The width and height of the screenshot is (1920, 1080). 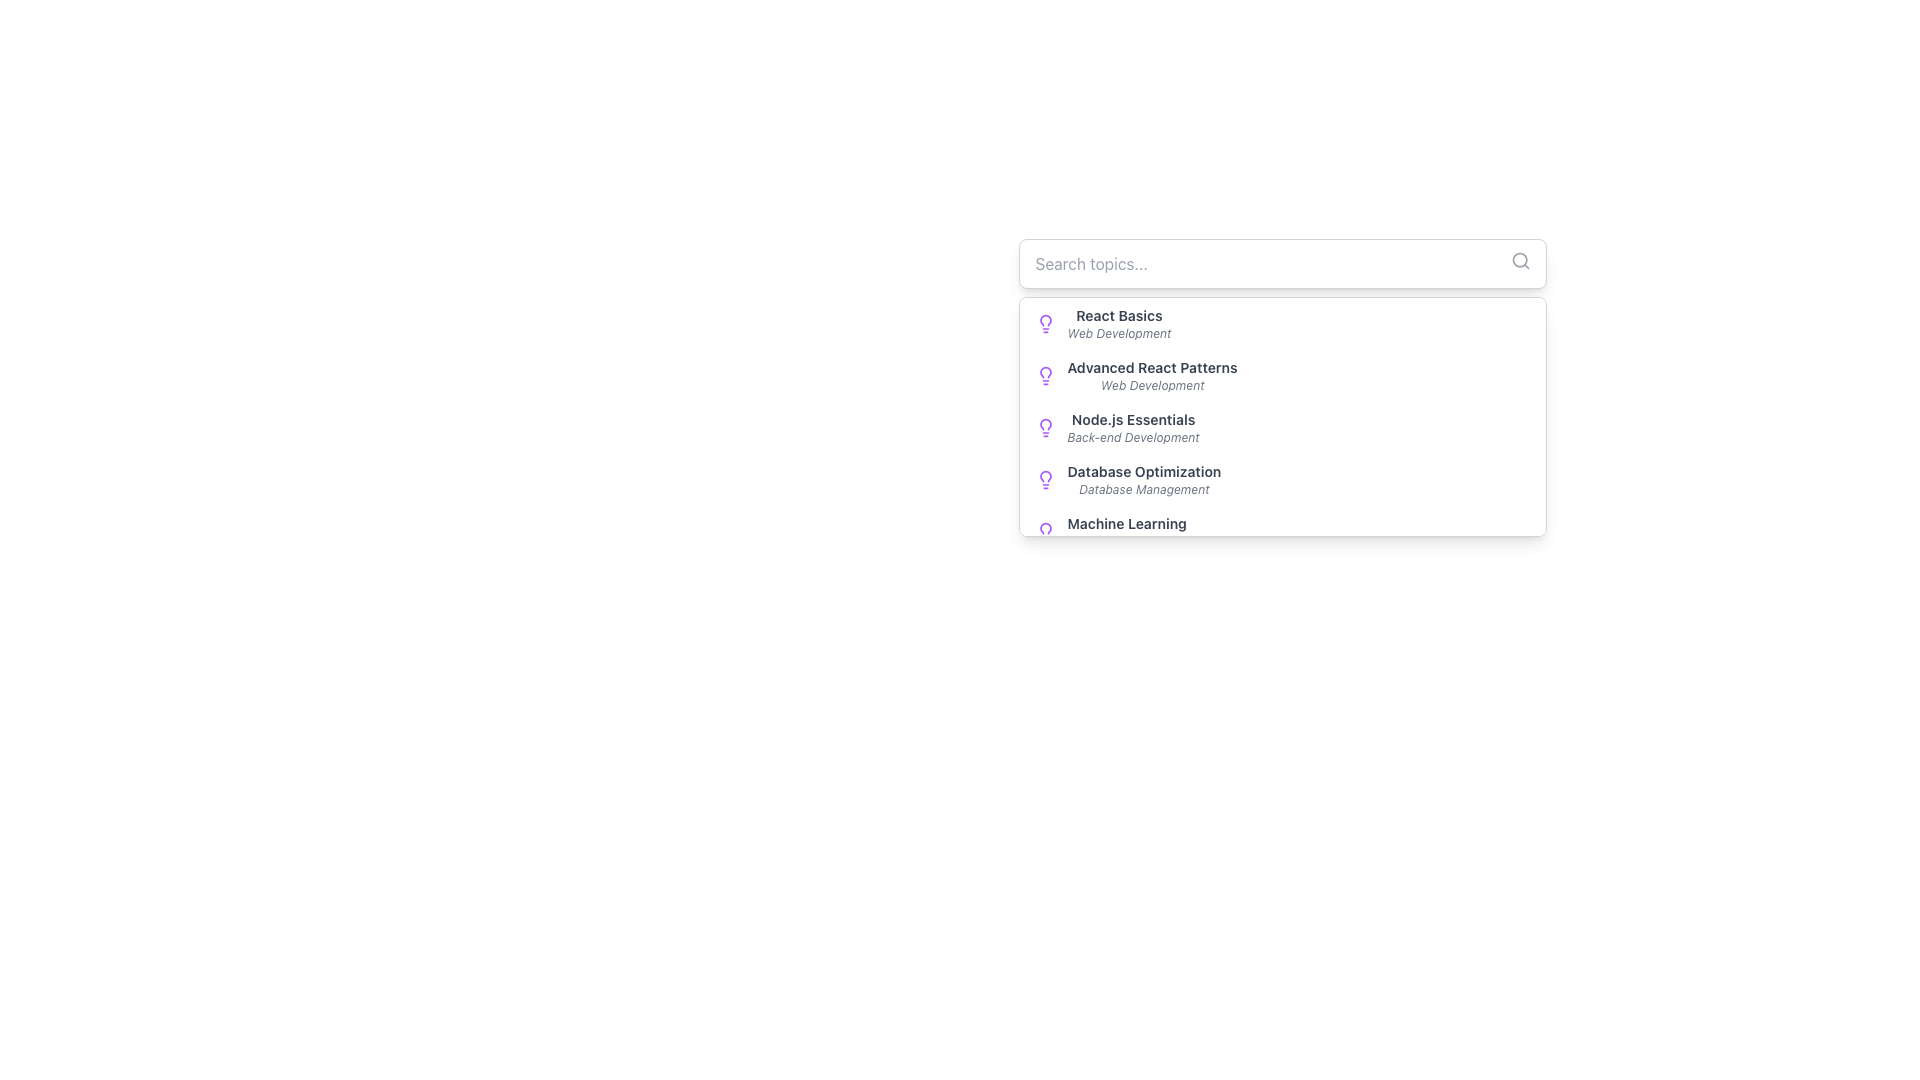 I want to click on the text element displaying 'Advanced React Patterns', which is the second item in a list under a search or filter component, so click(x=1152, y=367).